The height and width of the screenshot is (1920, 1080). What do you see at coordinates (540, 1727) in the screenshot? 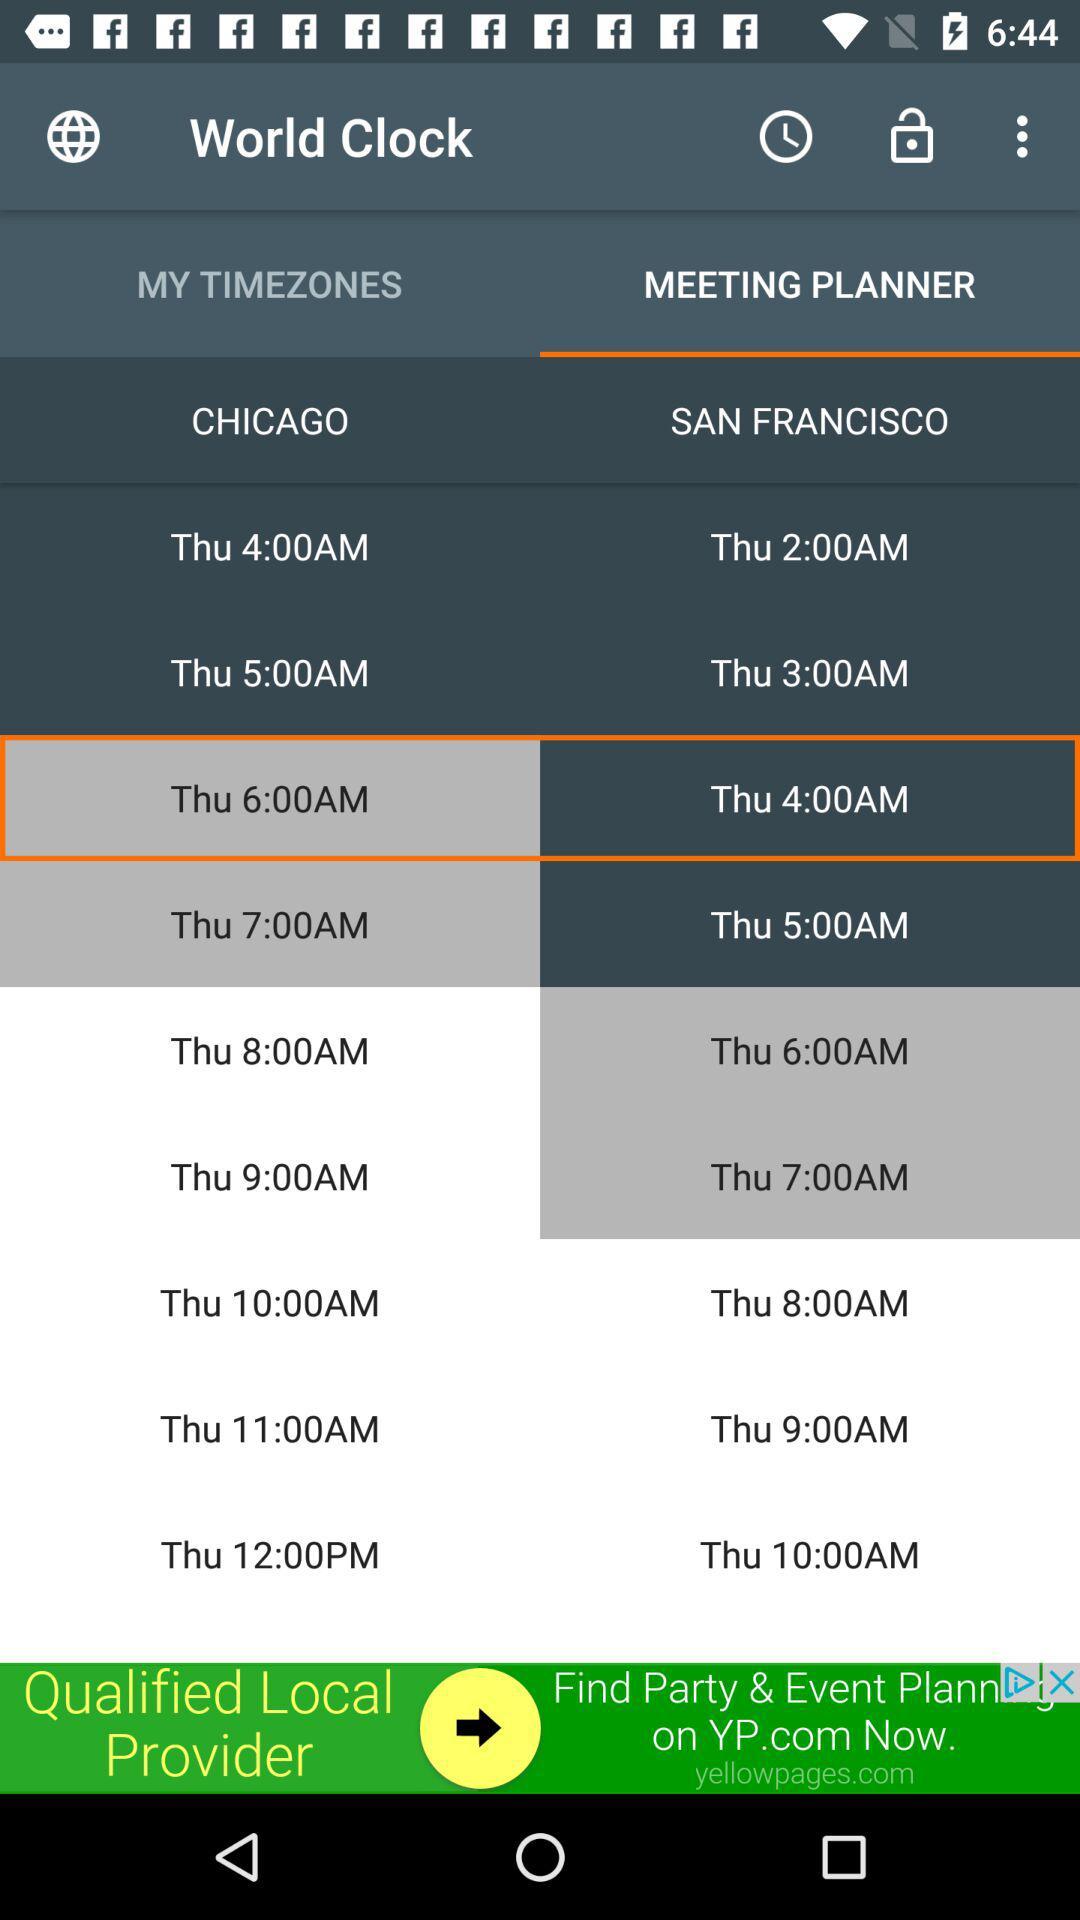
I see `yellowpages.com advertisement` at bounding box center [540, 1727].